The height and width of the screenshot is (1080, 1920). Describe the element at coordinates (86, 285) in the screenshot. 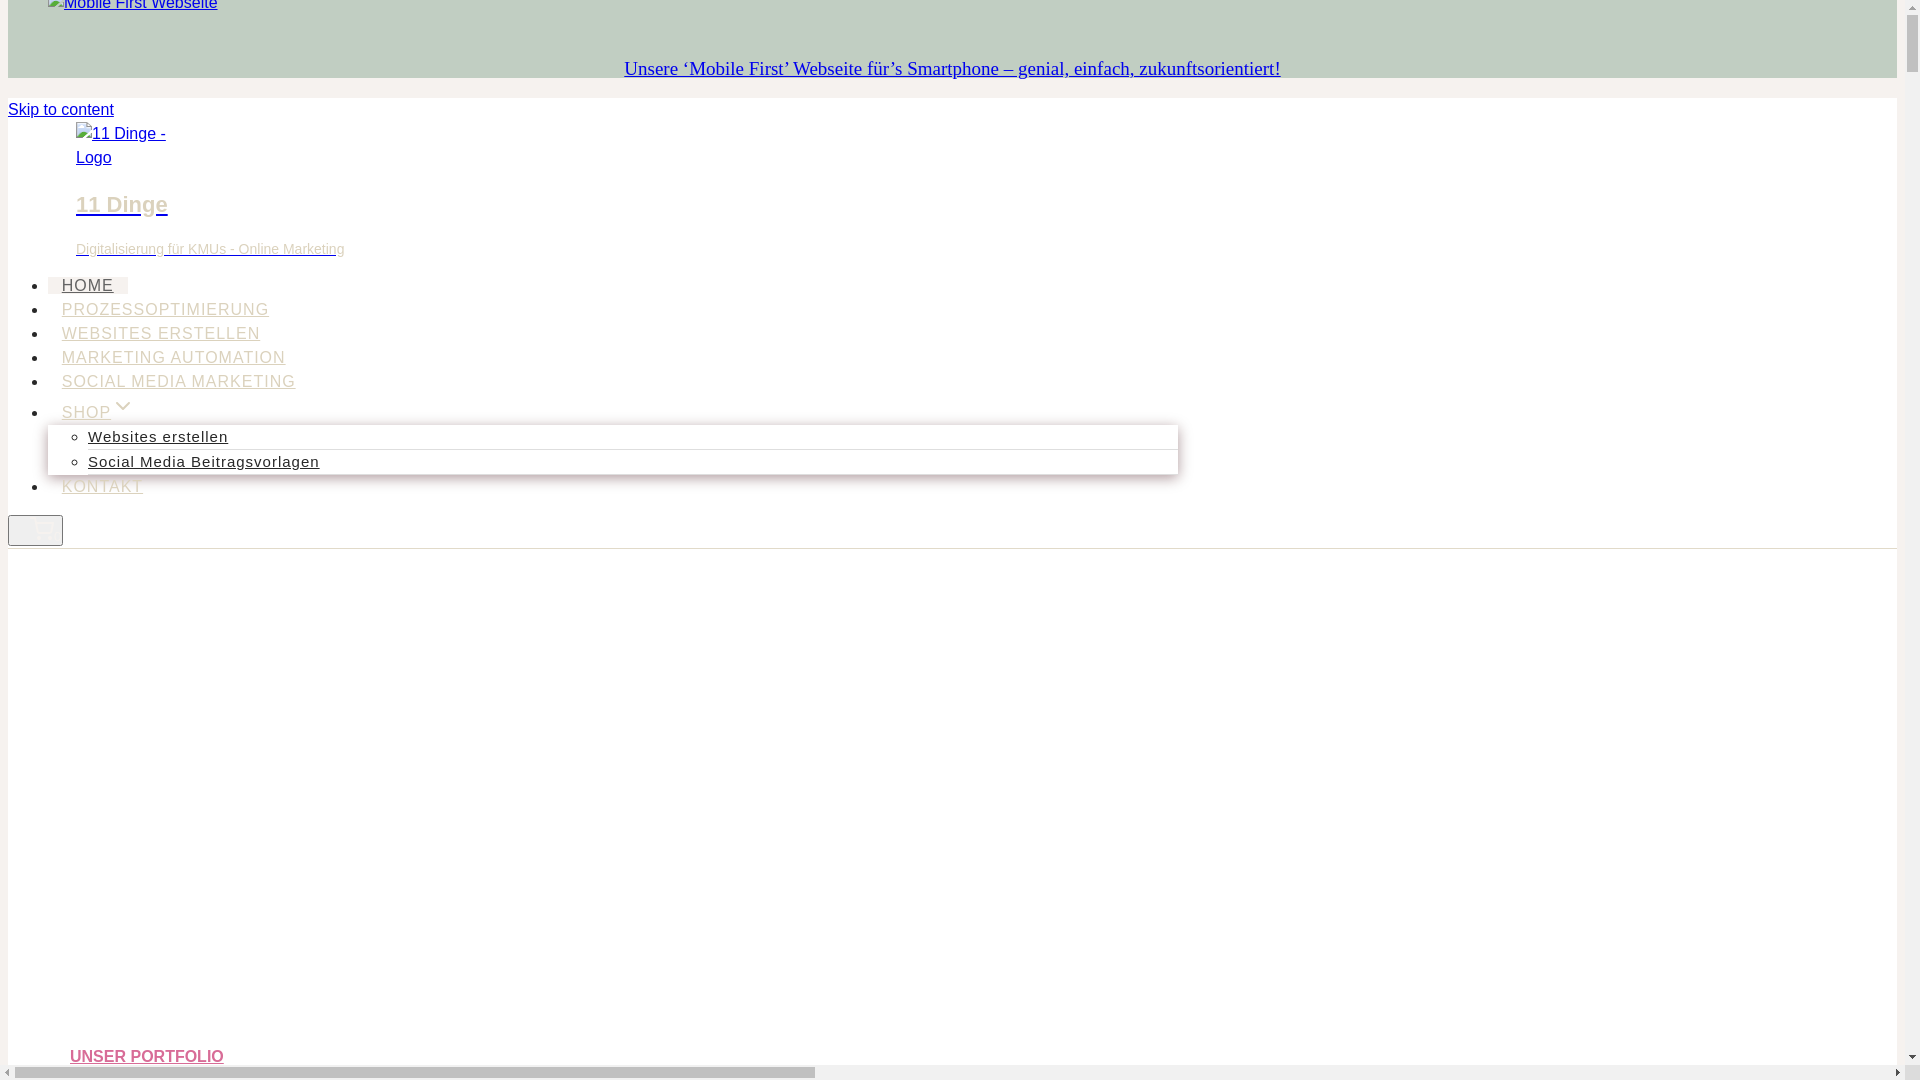

I see `'HOME'` at that location.